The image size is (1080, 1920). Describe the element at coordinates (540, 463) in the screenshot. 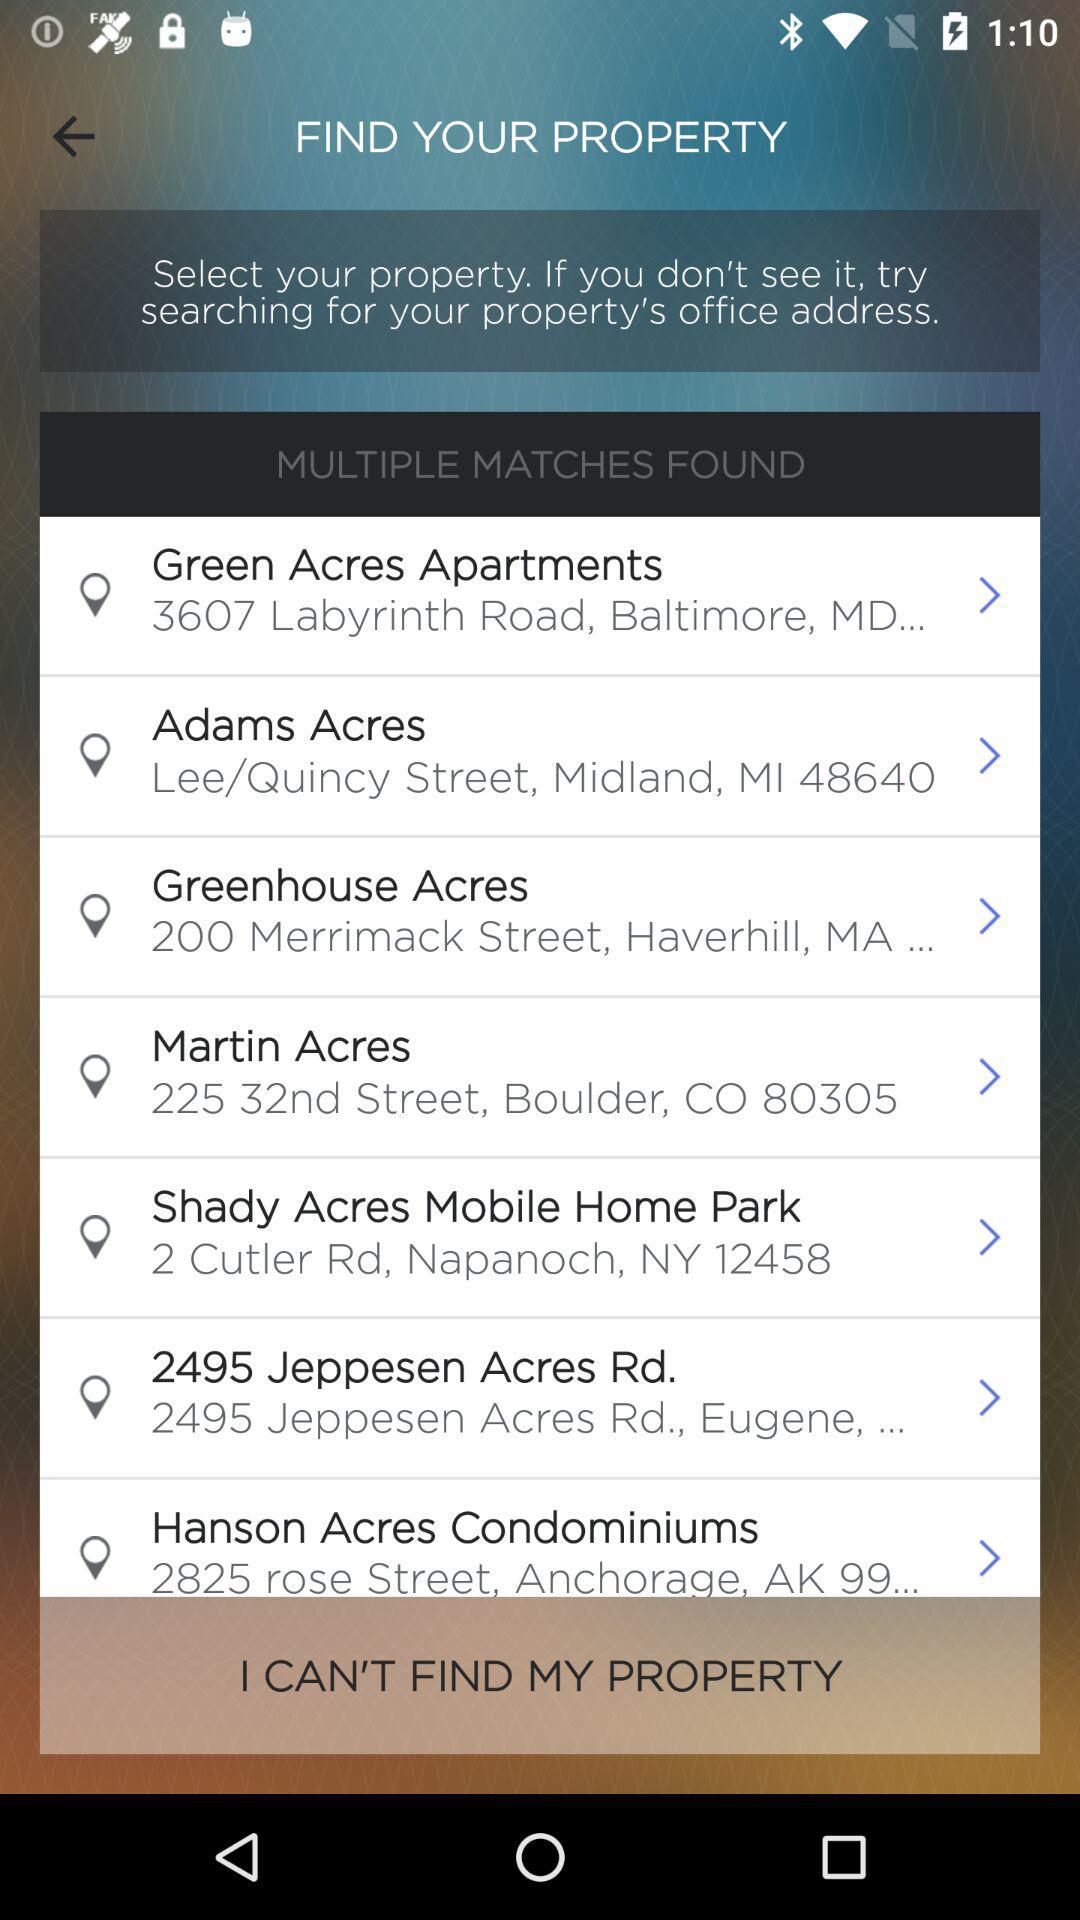

I see `the multiple matches found button` at that location.